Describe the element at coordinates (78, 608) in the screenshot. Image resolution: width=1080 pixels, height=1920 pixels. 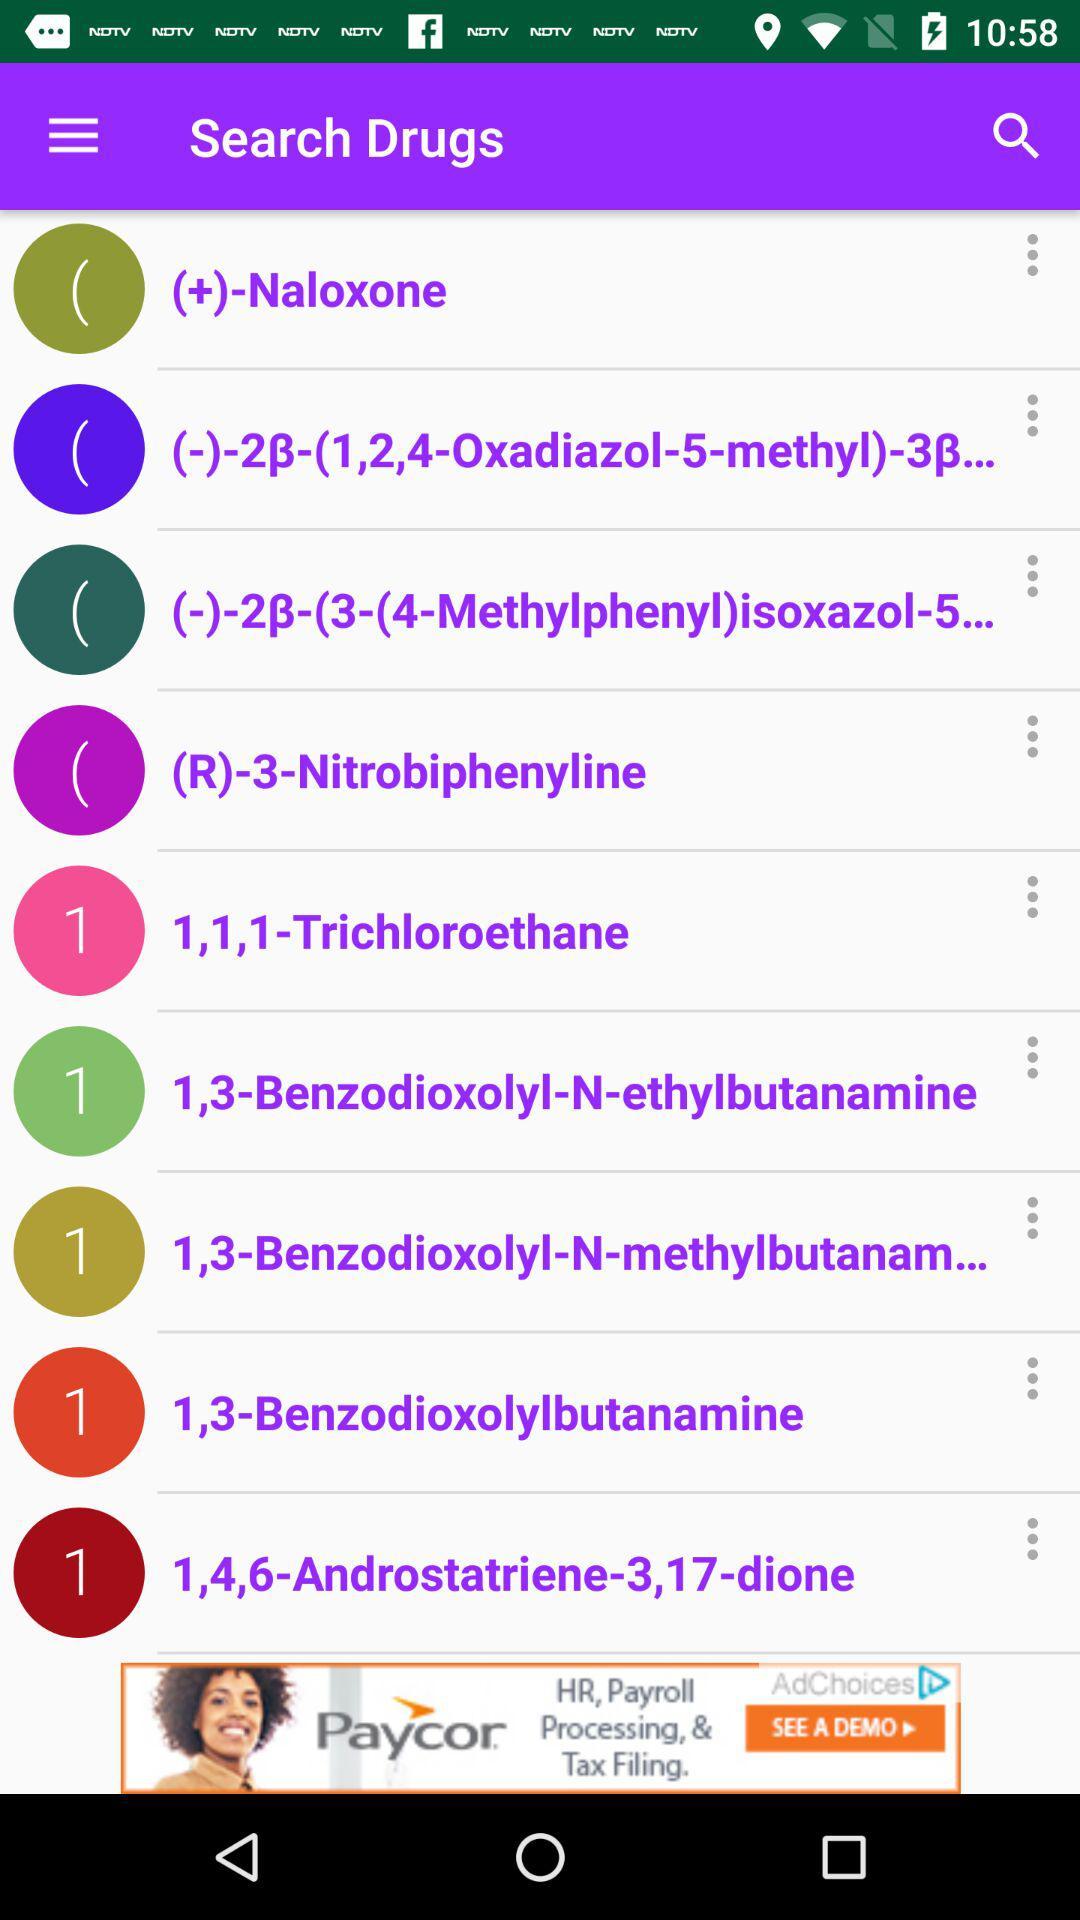
I see `the third icon below the menu` at that location.